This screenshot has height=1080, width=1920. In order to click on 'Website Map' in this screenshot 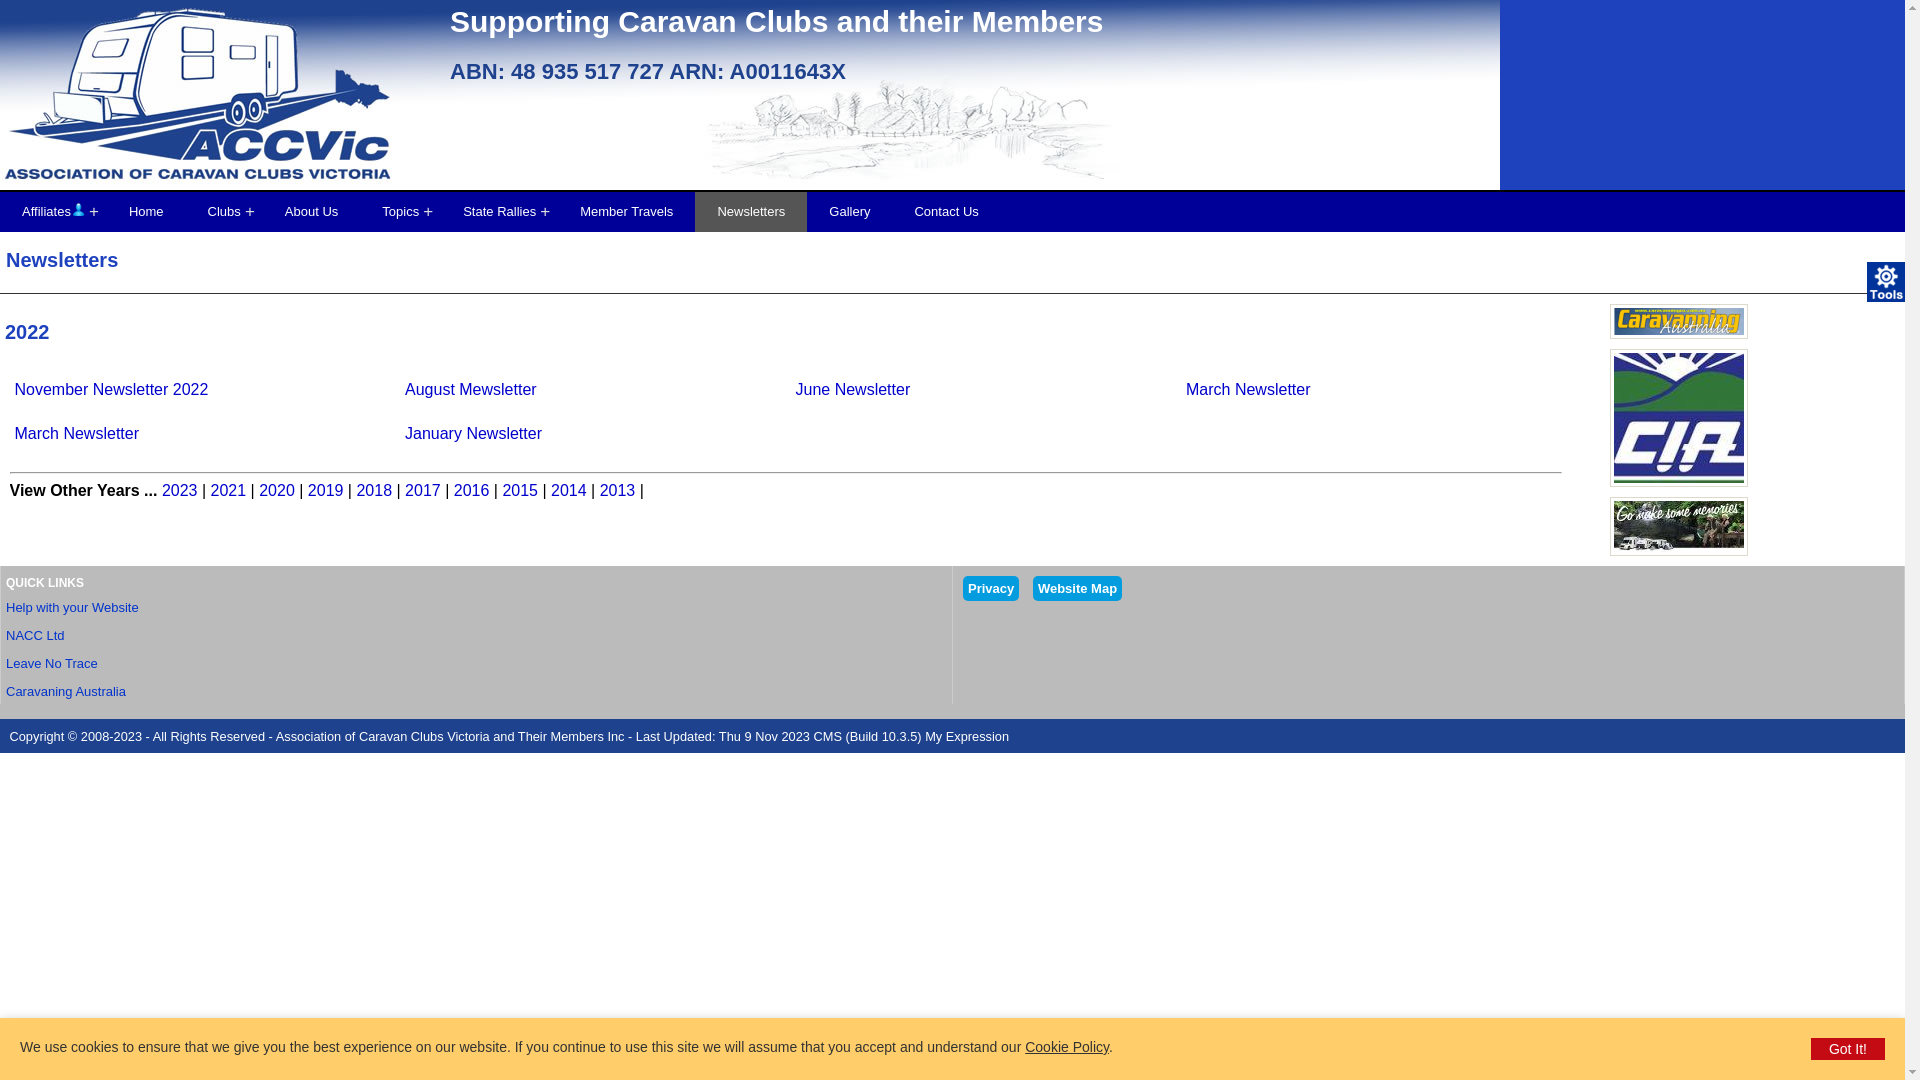, I will do `click(1076, 587)`.